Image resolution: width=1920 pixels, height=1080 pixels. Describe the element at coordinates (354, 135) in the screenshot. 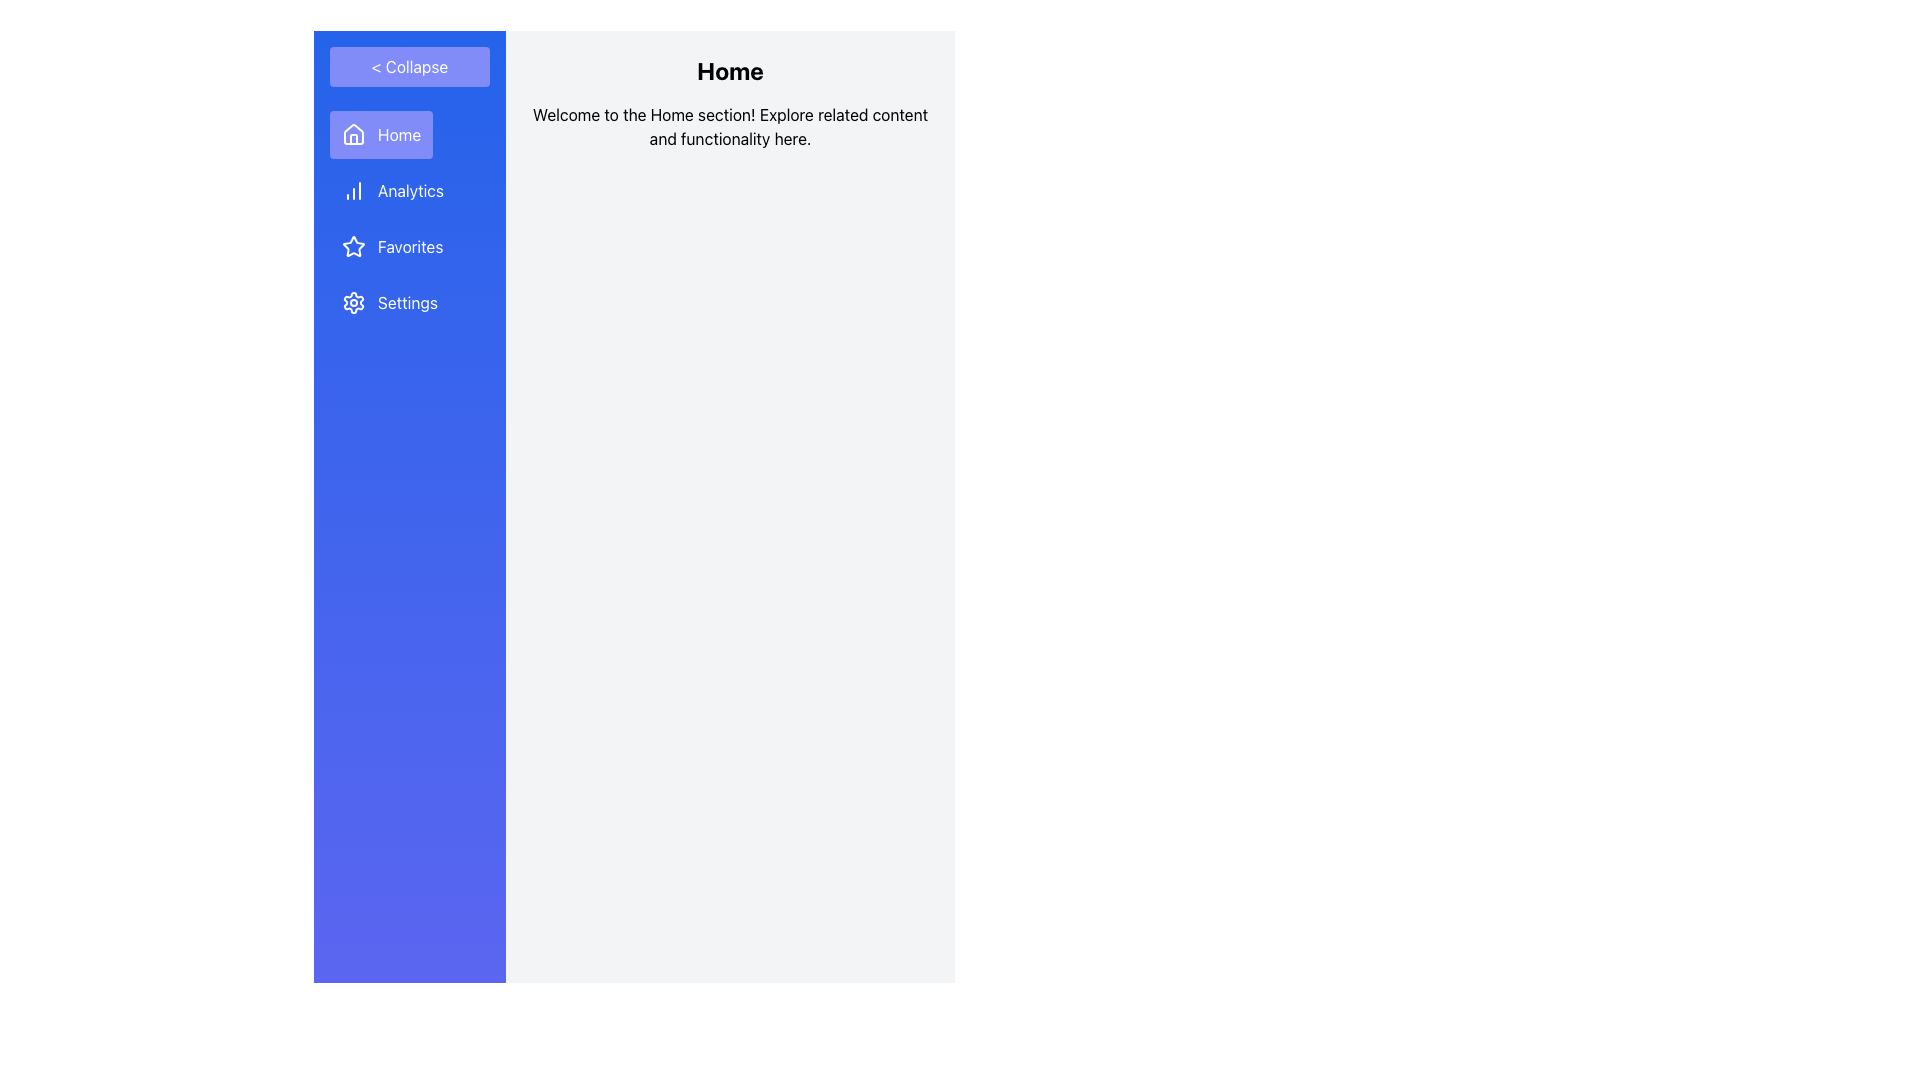

I see `the Home button which contains the decorative icon representing the home concept, located at the top of the vertical navigation sidebar` at that location.